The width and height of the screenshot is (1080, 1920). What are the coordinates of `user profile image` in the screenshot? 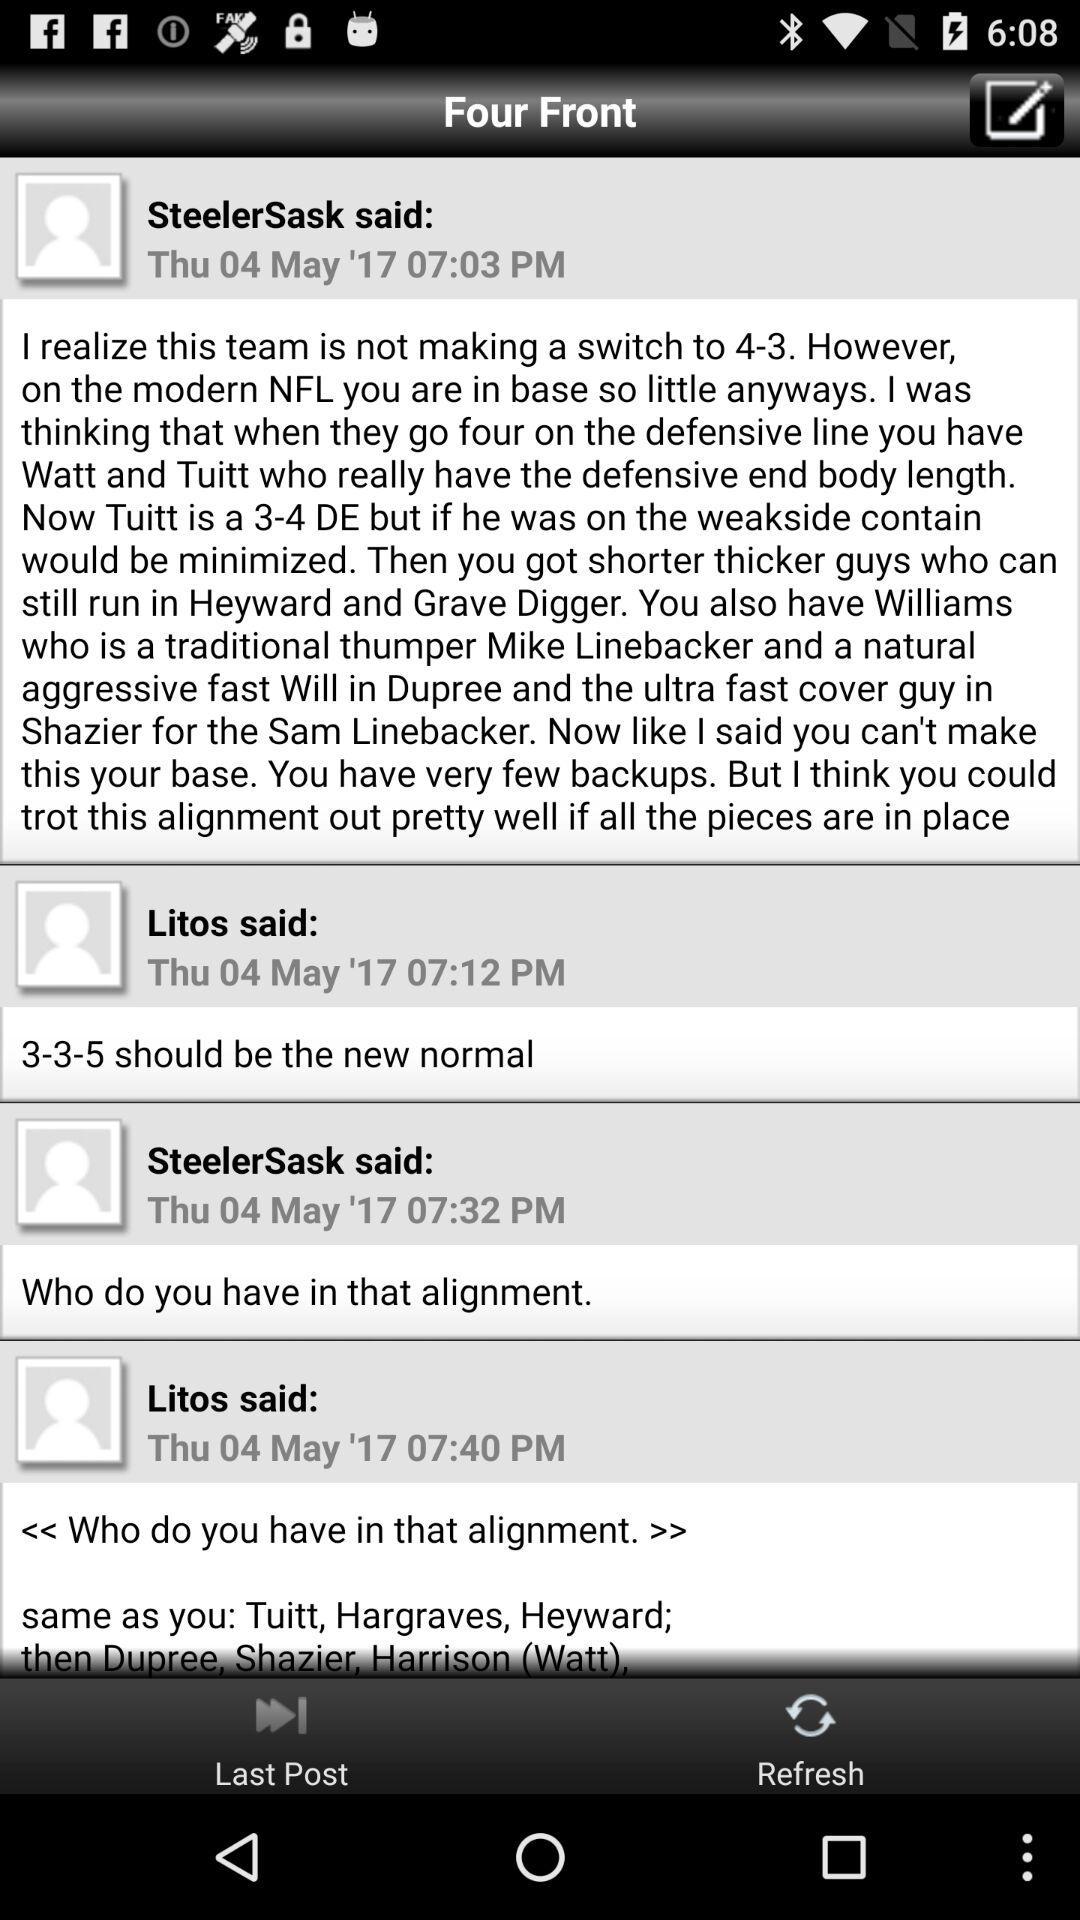 It's located at (72, 1176).